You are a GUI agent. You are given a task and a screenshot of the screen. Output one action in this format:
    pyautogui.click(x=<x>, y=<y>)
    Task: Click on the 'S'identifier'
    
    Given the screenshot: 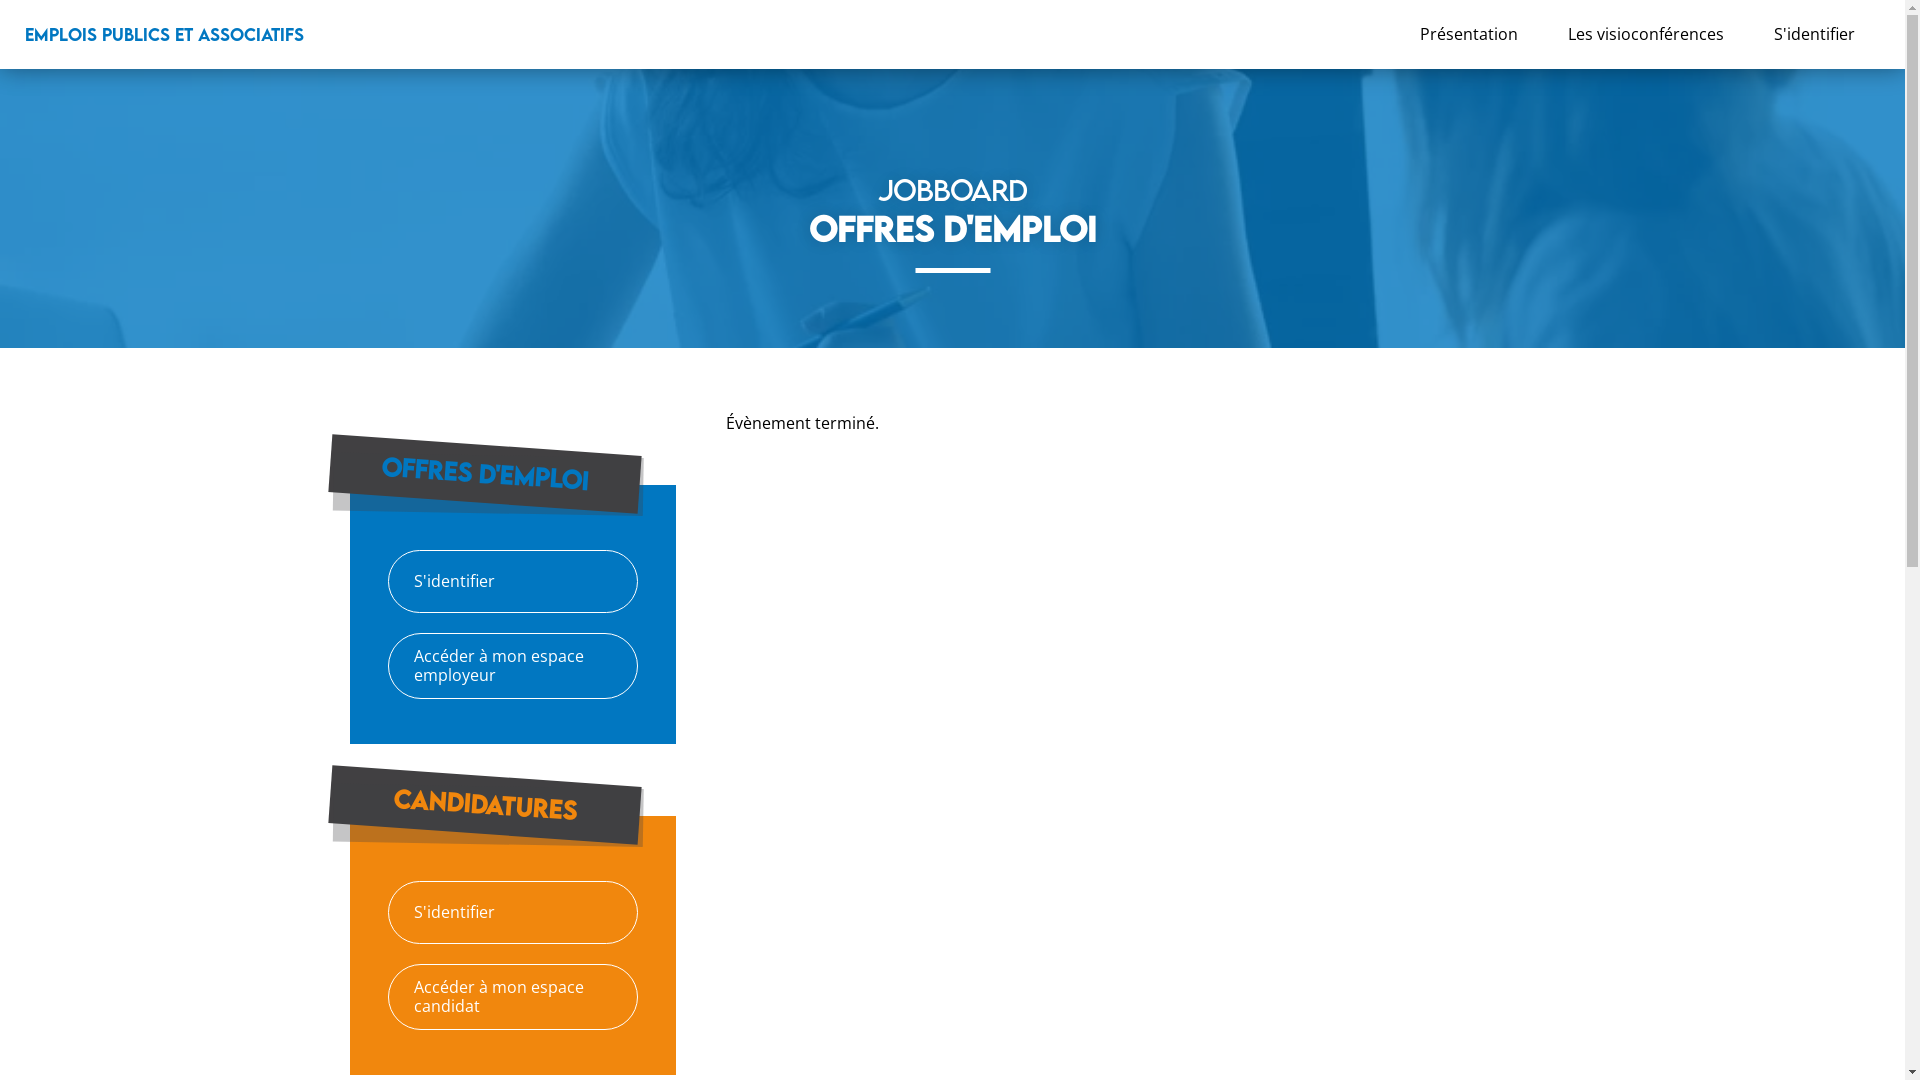 What is the action you would take?
    pyautogui.click(x=513, y=912)
    